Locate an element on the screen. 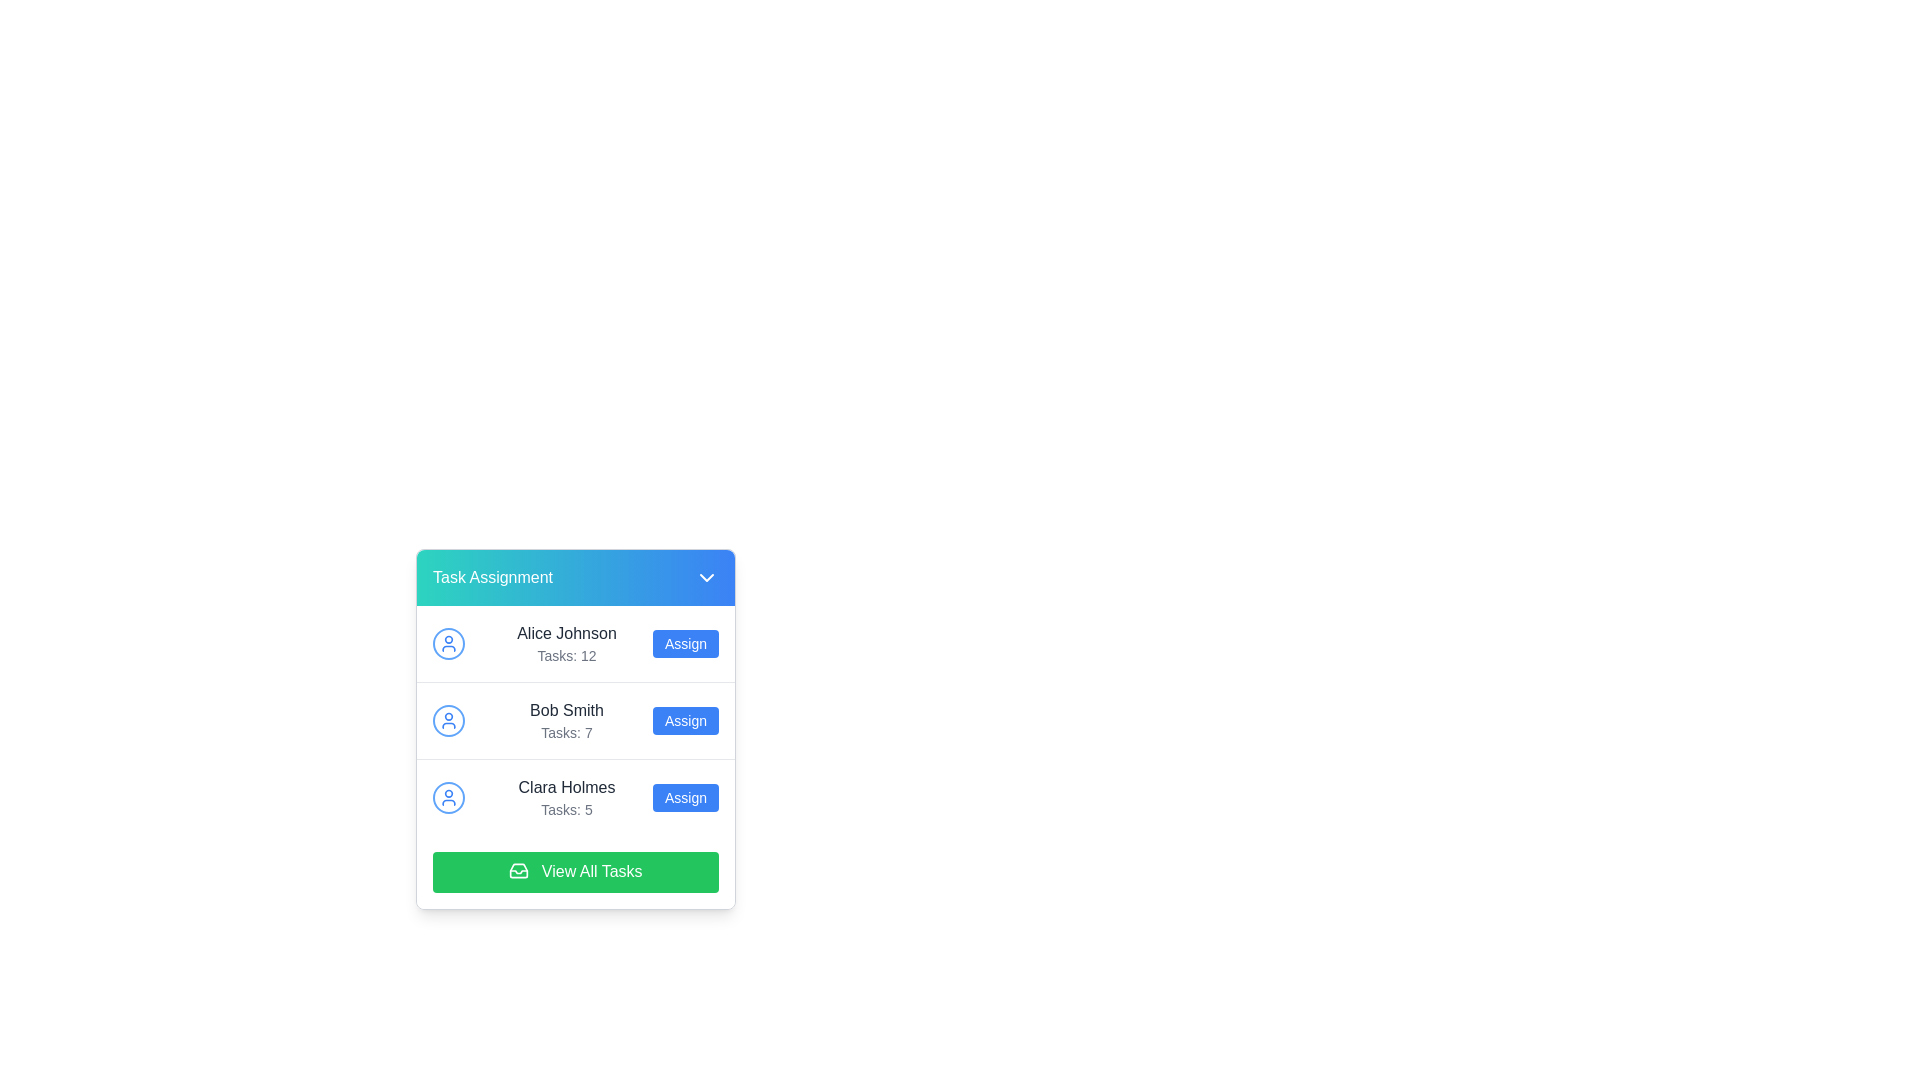  the Text display that shows the name and task count of user 'Bob Smith', located in the middle row of the list section under 'Task Assignment' is located at coordinates (565, 721).